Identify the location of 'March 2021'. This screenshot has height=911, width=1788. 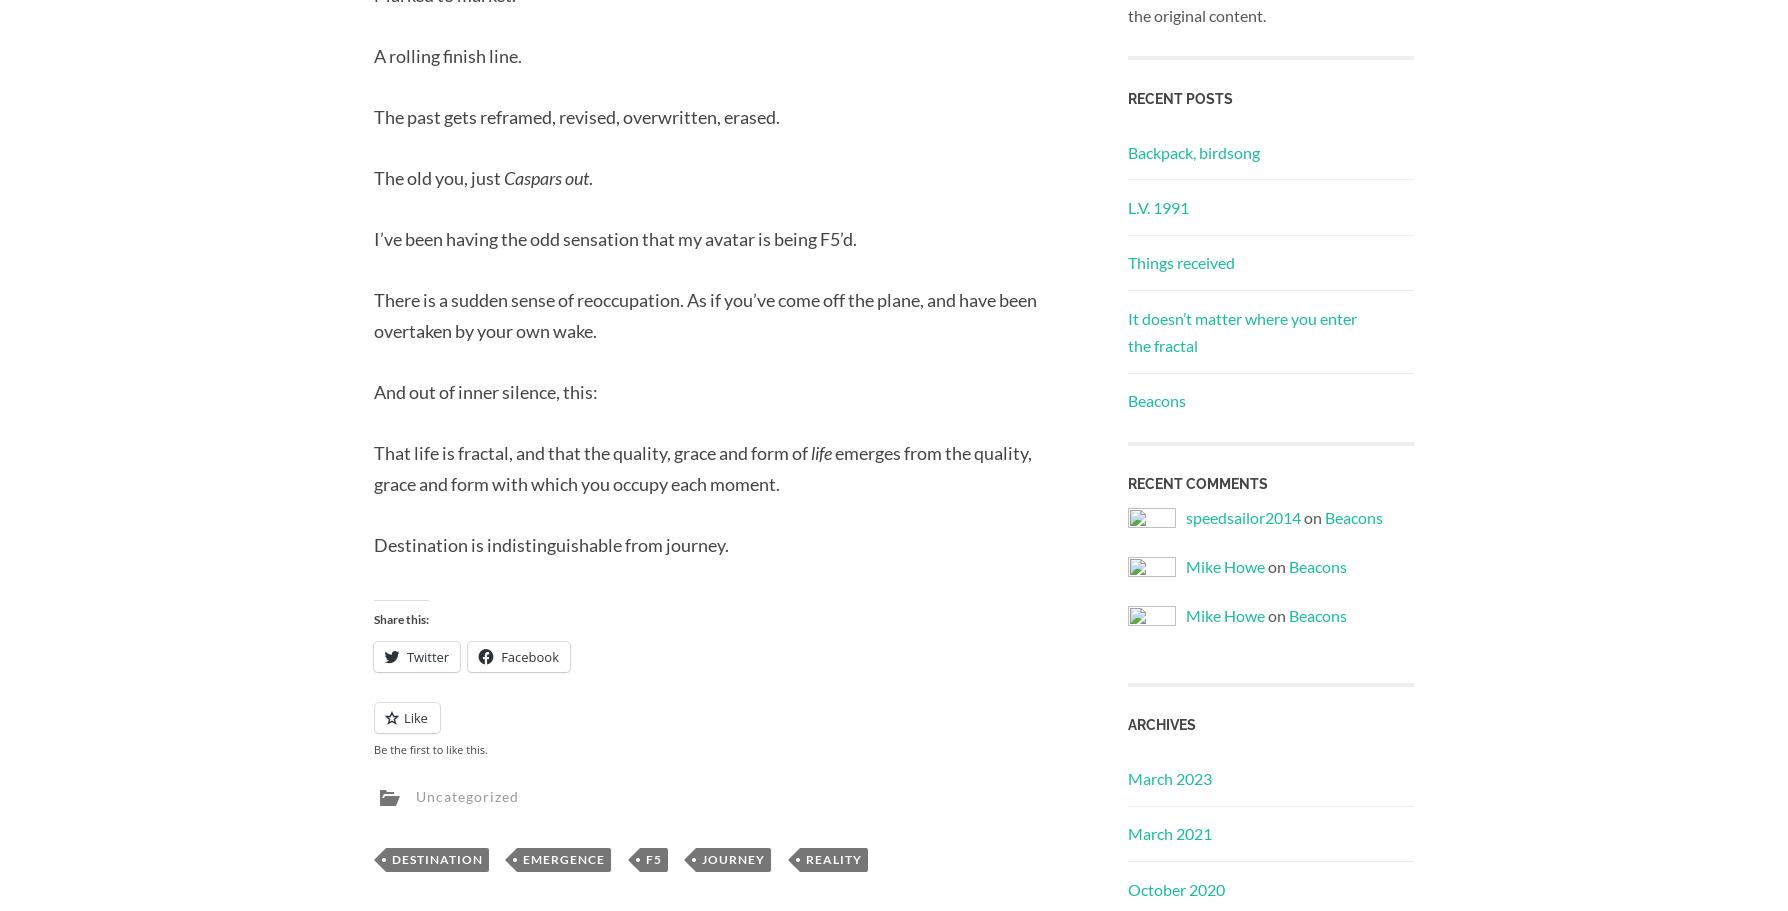
(1169, 832).